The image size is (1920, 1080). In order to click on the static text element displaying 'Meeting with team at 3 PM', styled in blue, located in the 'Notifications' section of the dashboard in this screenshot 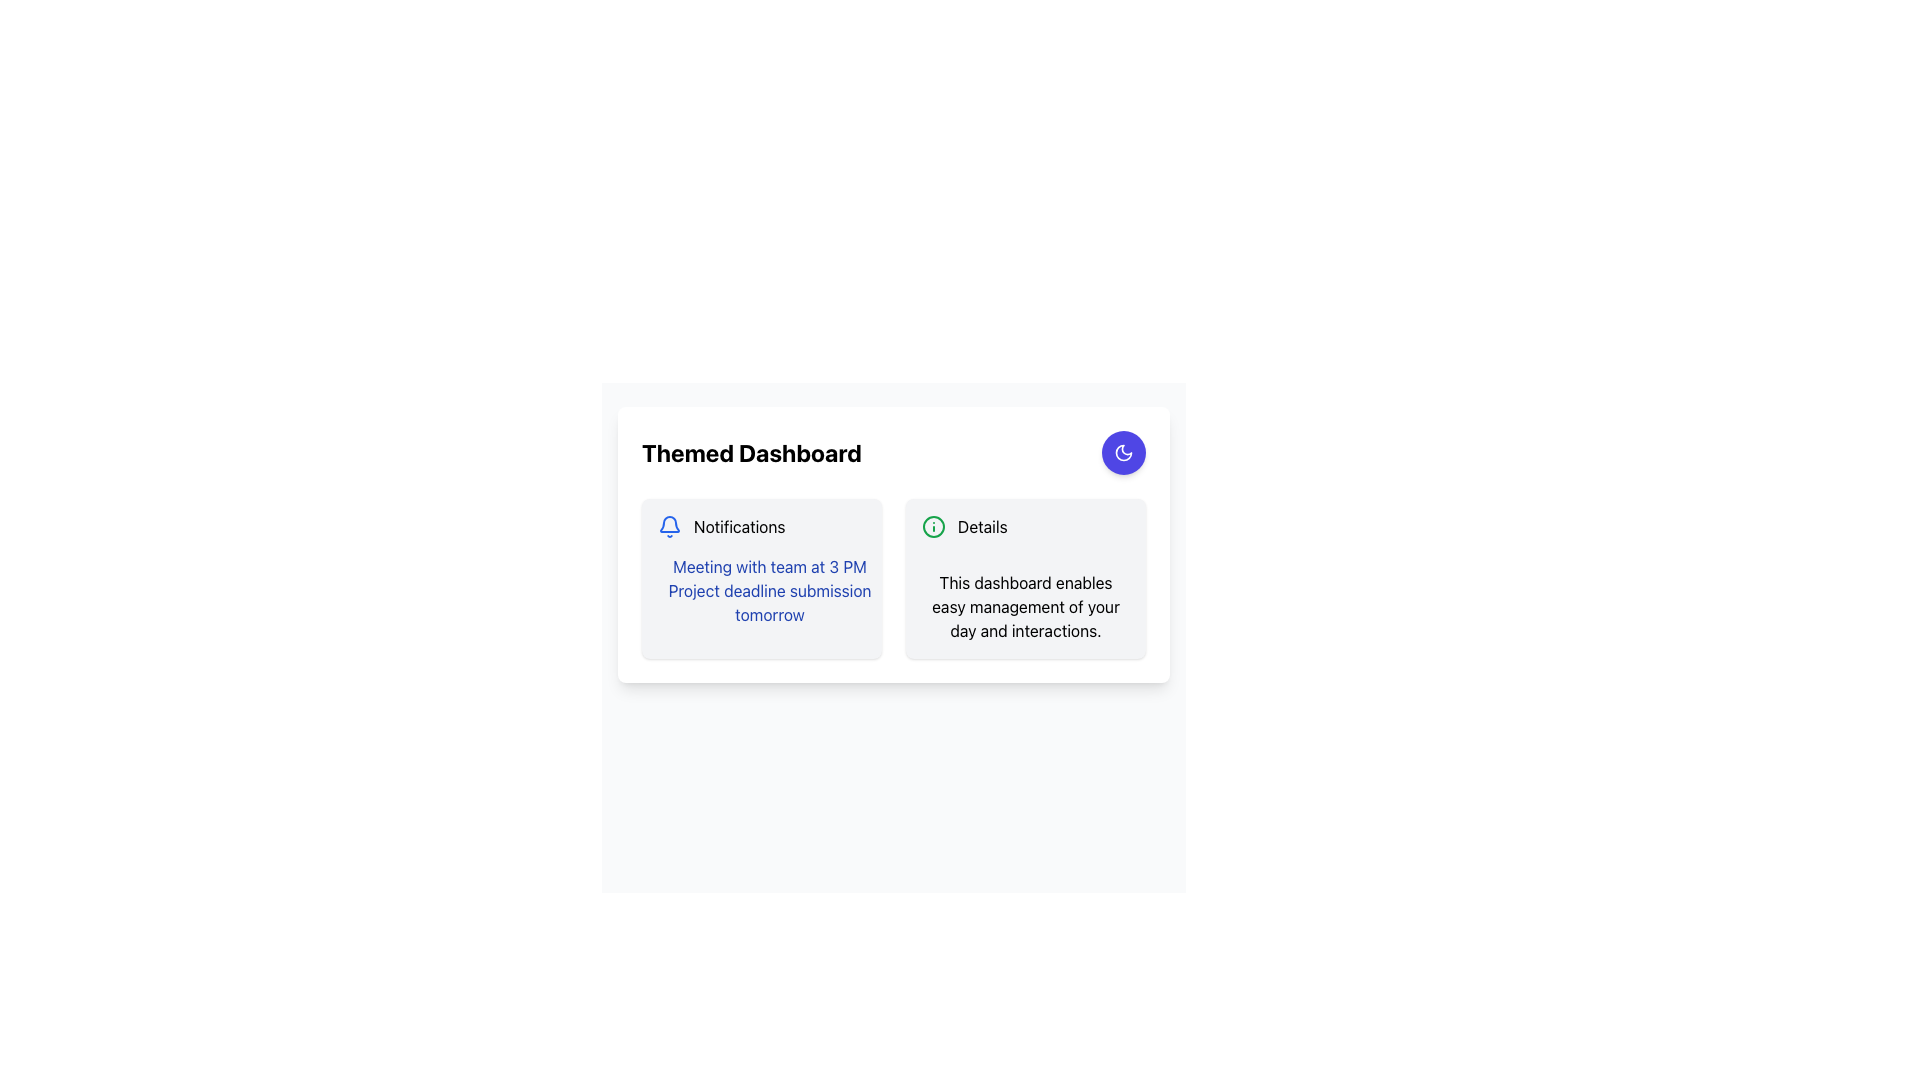, I will do `click(768, 567)`.